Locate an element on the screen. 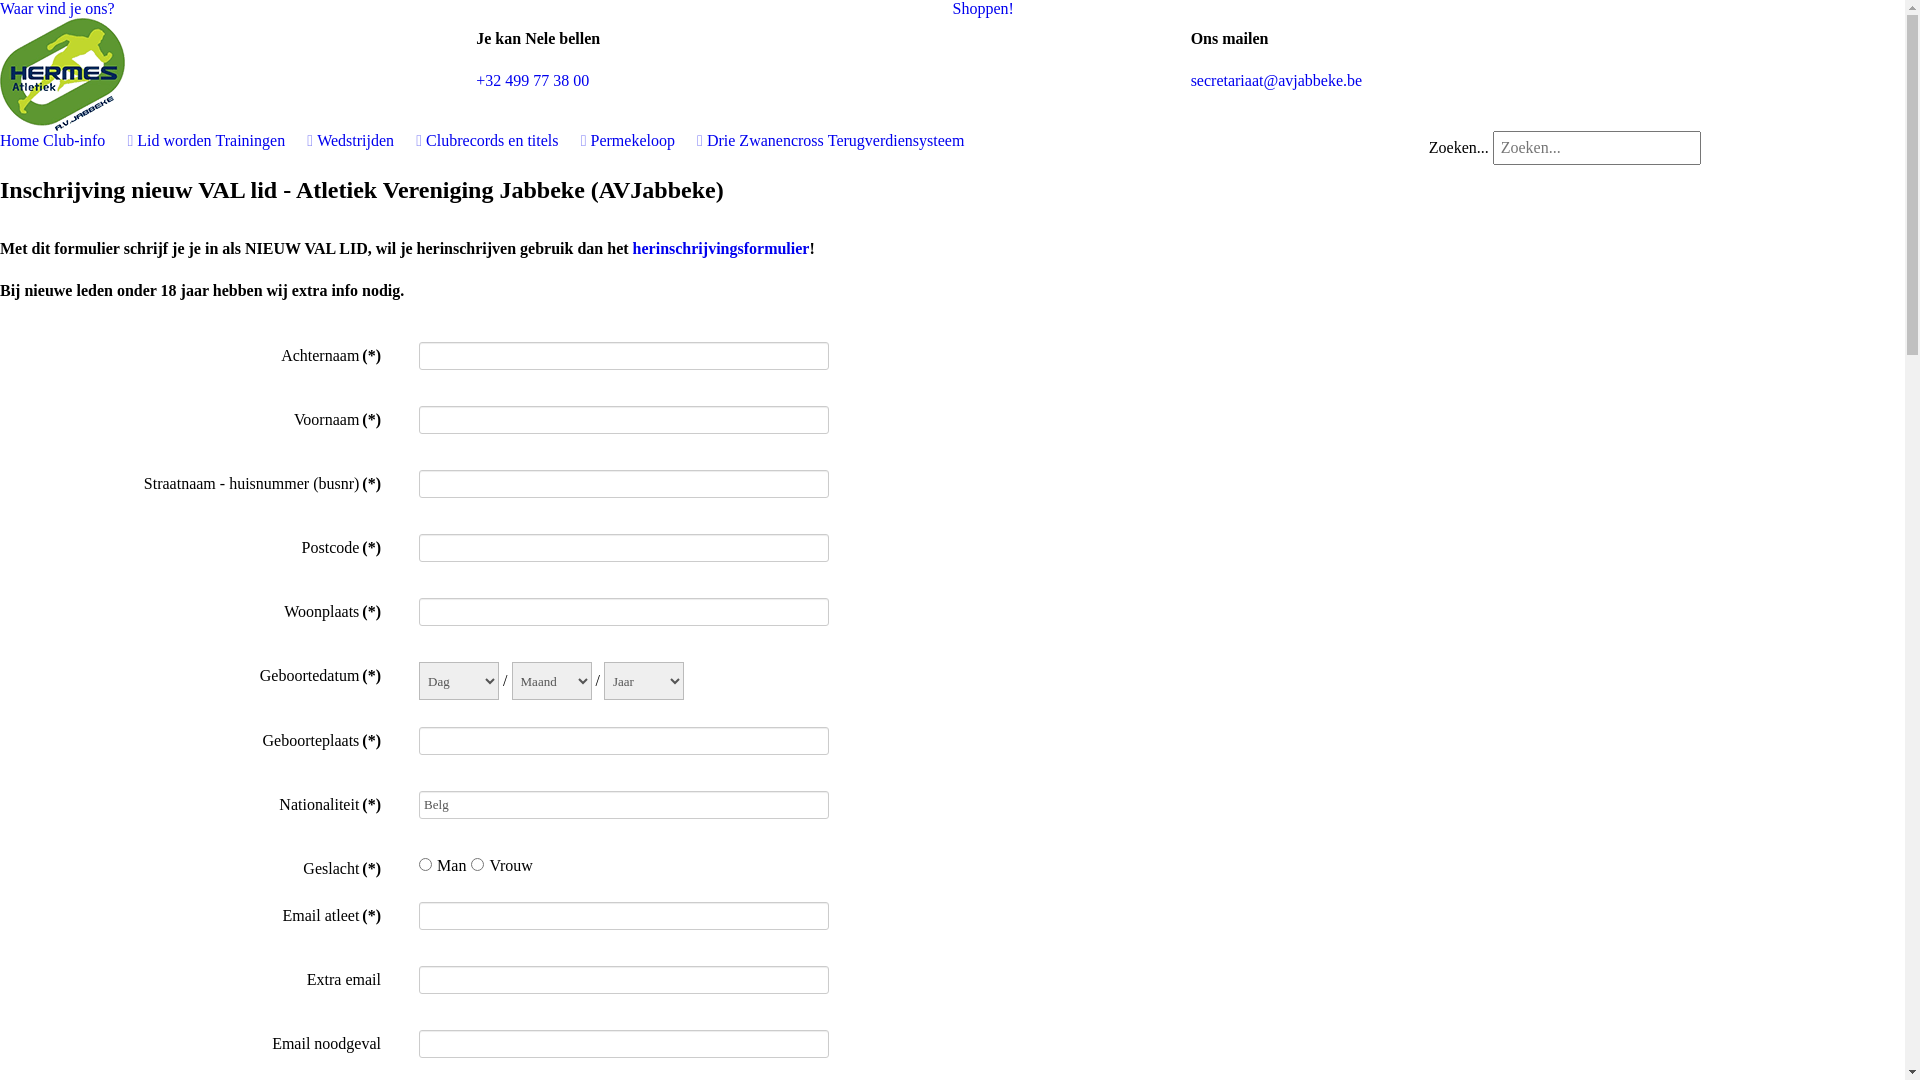  'Club-info' is located at coordinates (86, 139).